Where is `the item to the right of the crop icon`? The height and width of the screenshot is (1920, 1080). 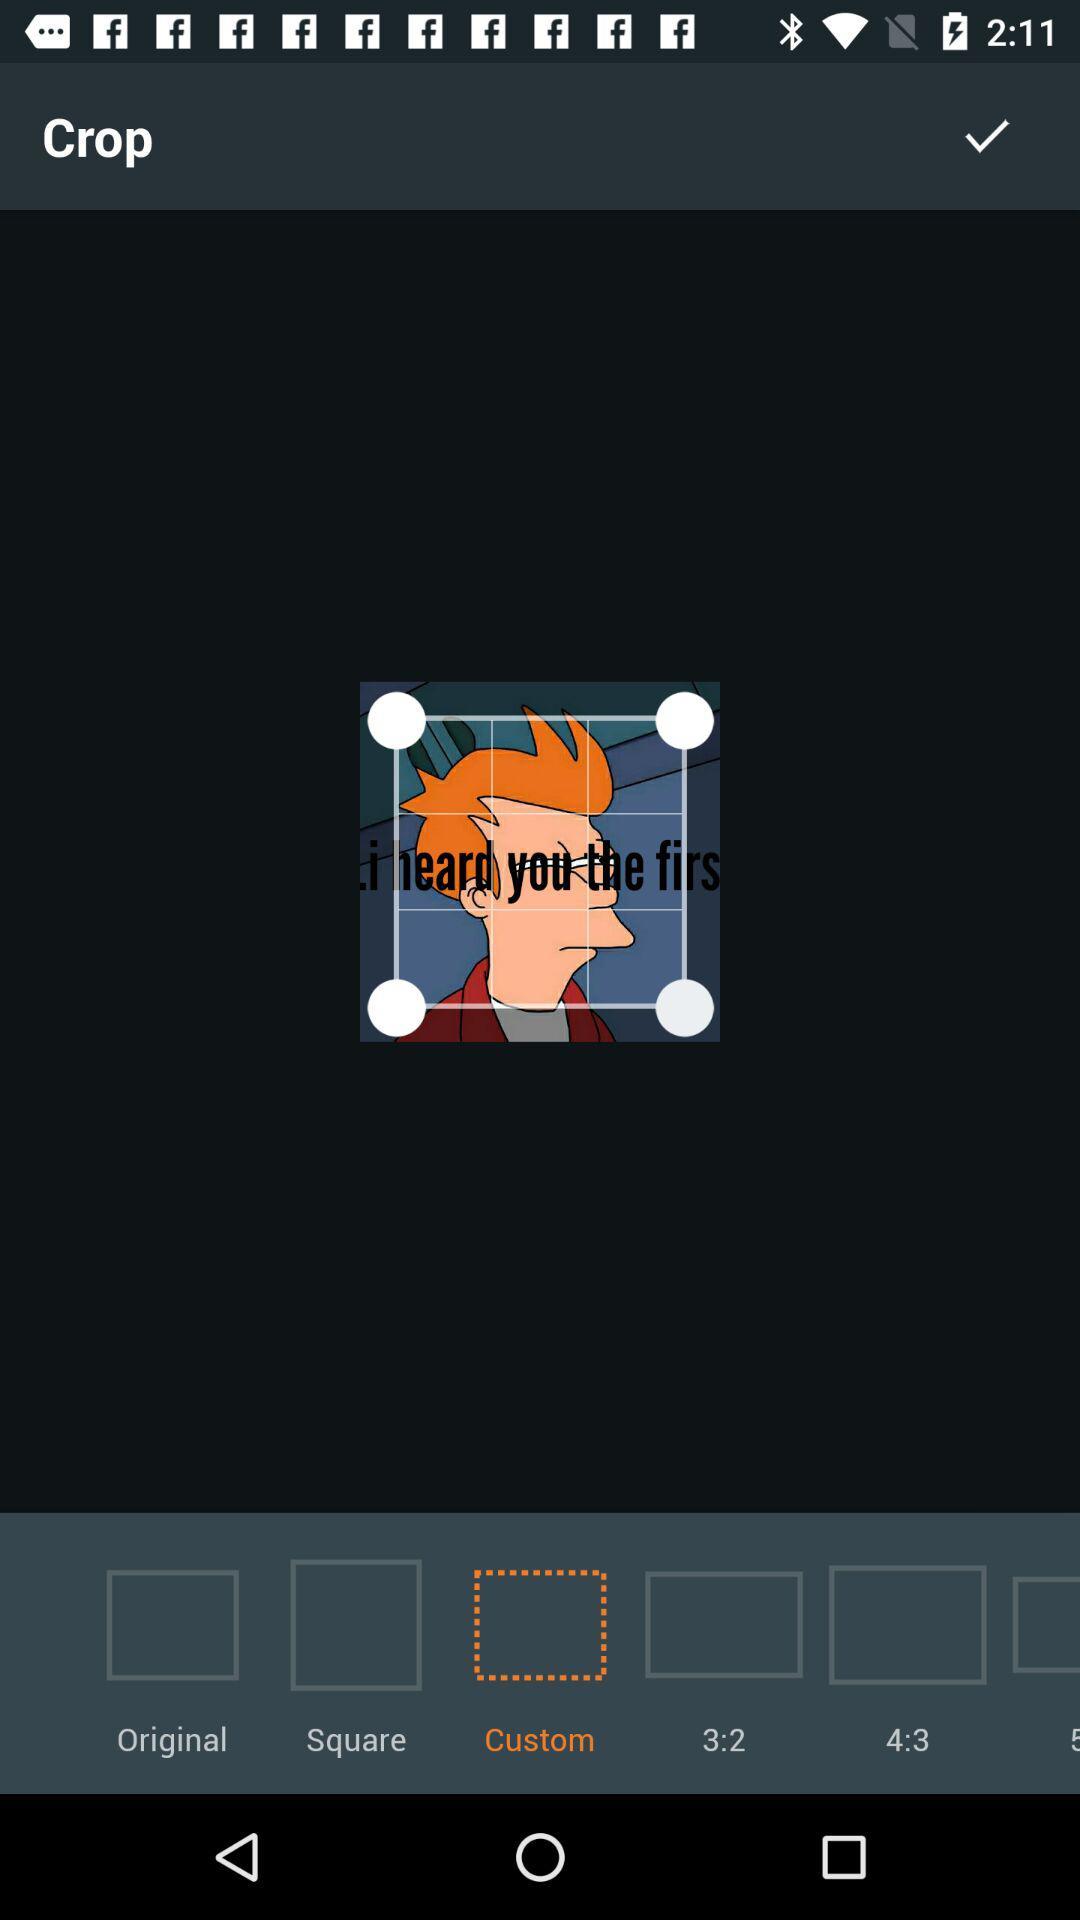 the item to the right of the crop icon is located at coordinates (986, 135).